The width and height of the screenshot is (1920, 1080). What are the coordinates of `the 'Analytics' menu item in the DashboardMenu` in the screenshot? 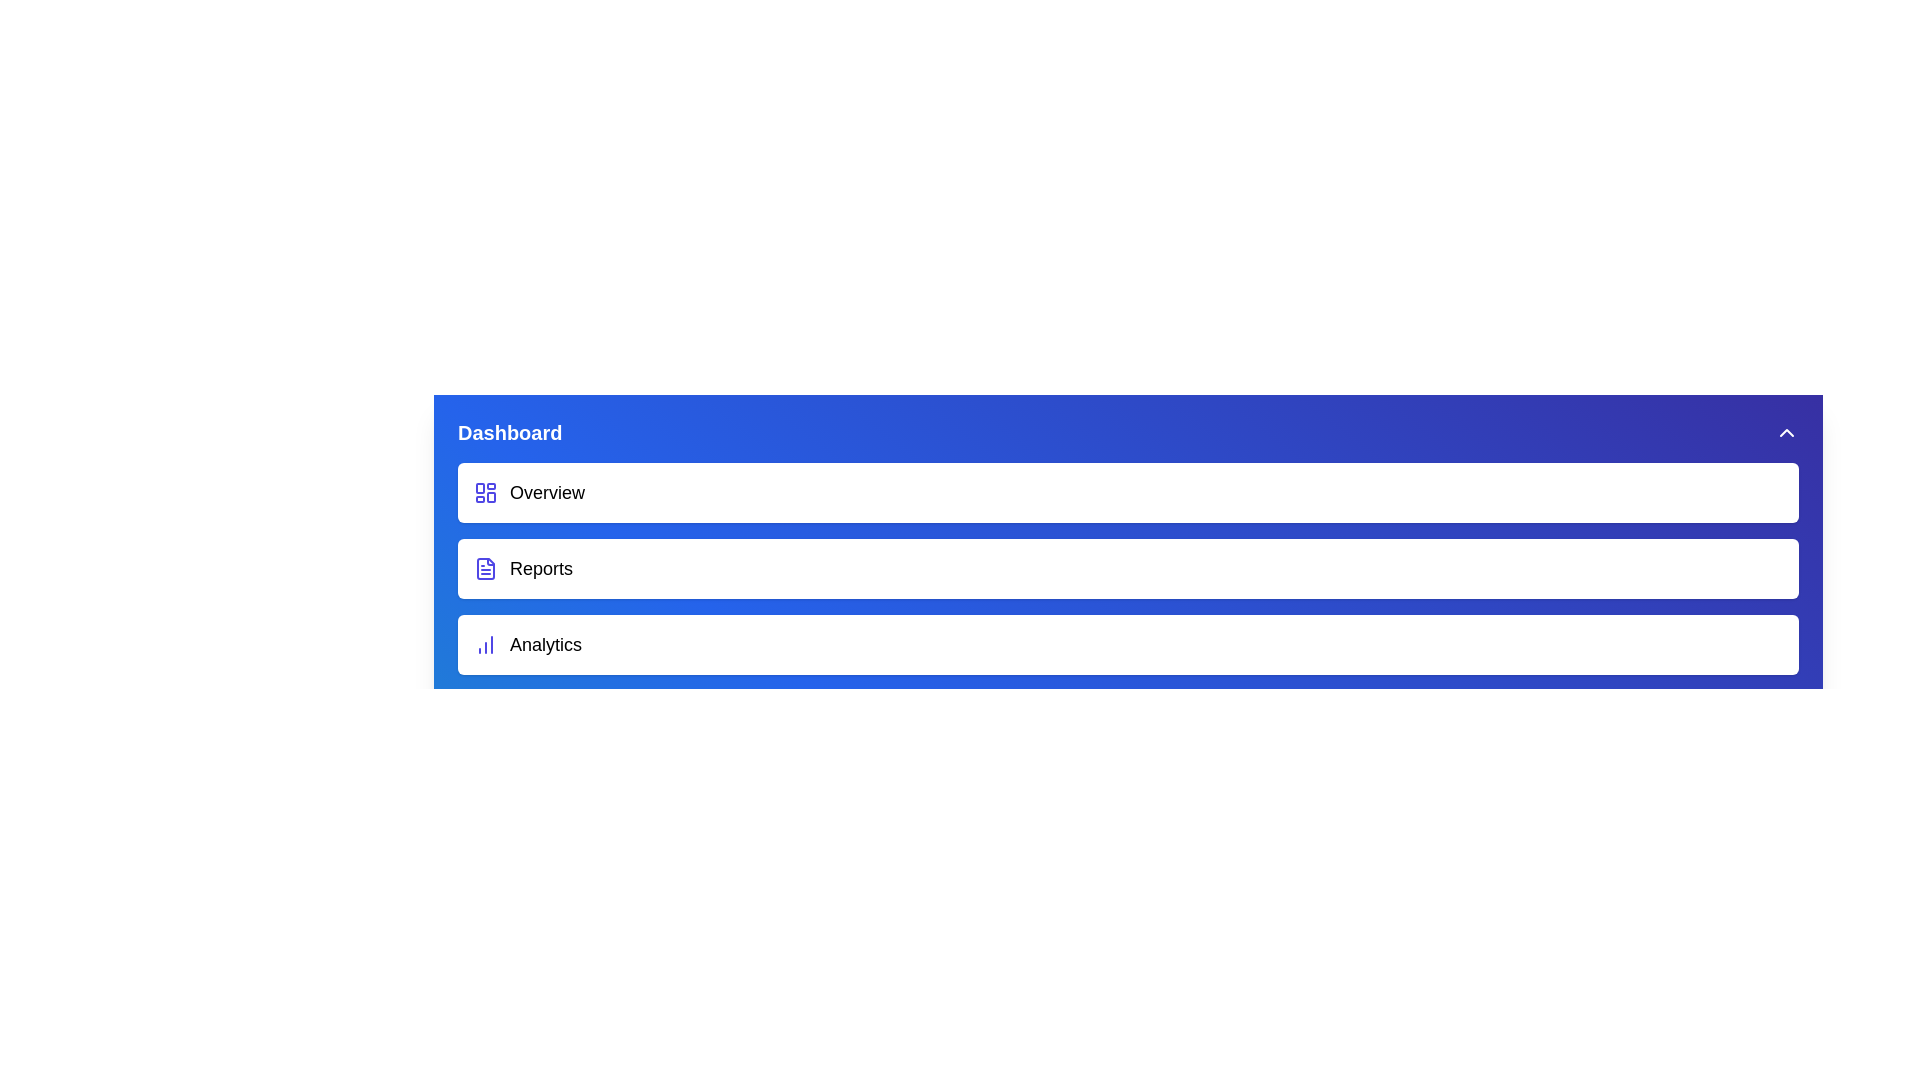 It's located at (1128, 644).